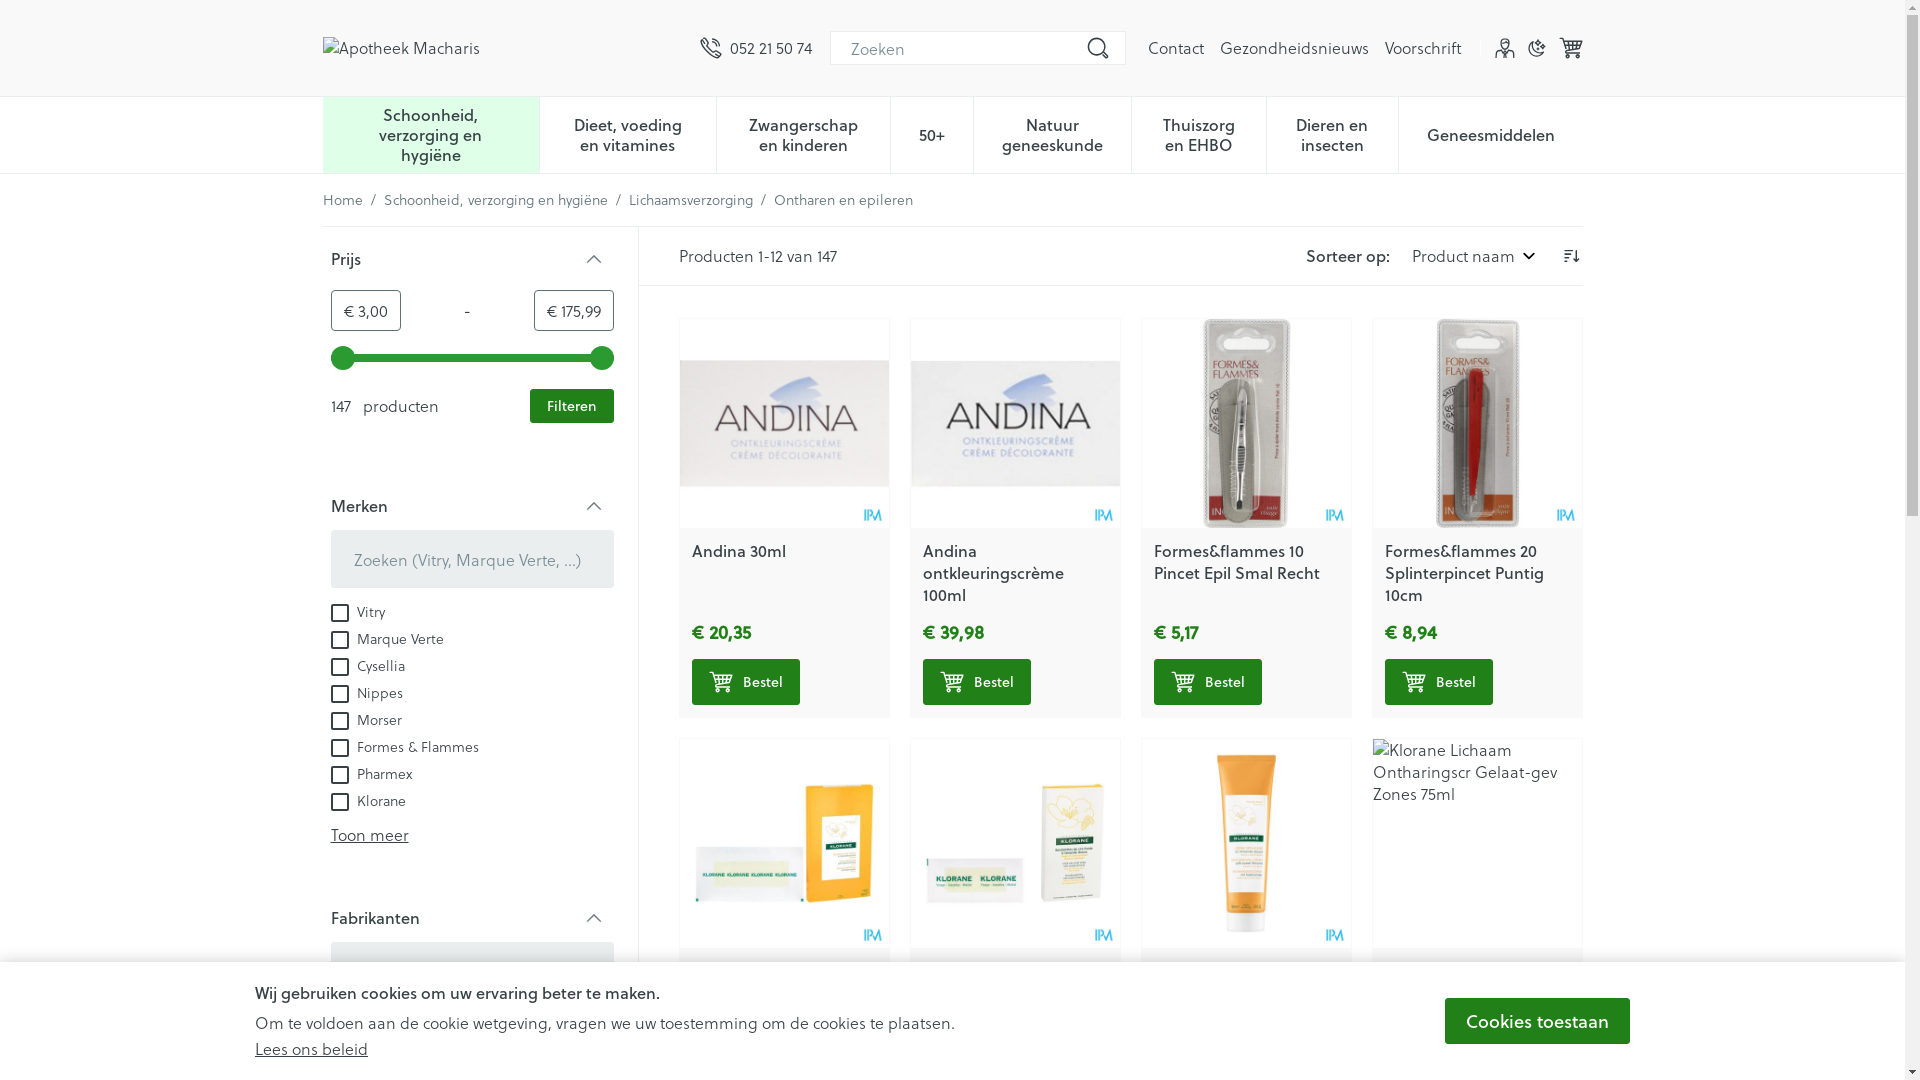  What do you see at coordinates (1535, 46) in the screenshot?
I see `'Donkere modus'` at bounding box center [1535, 46].